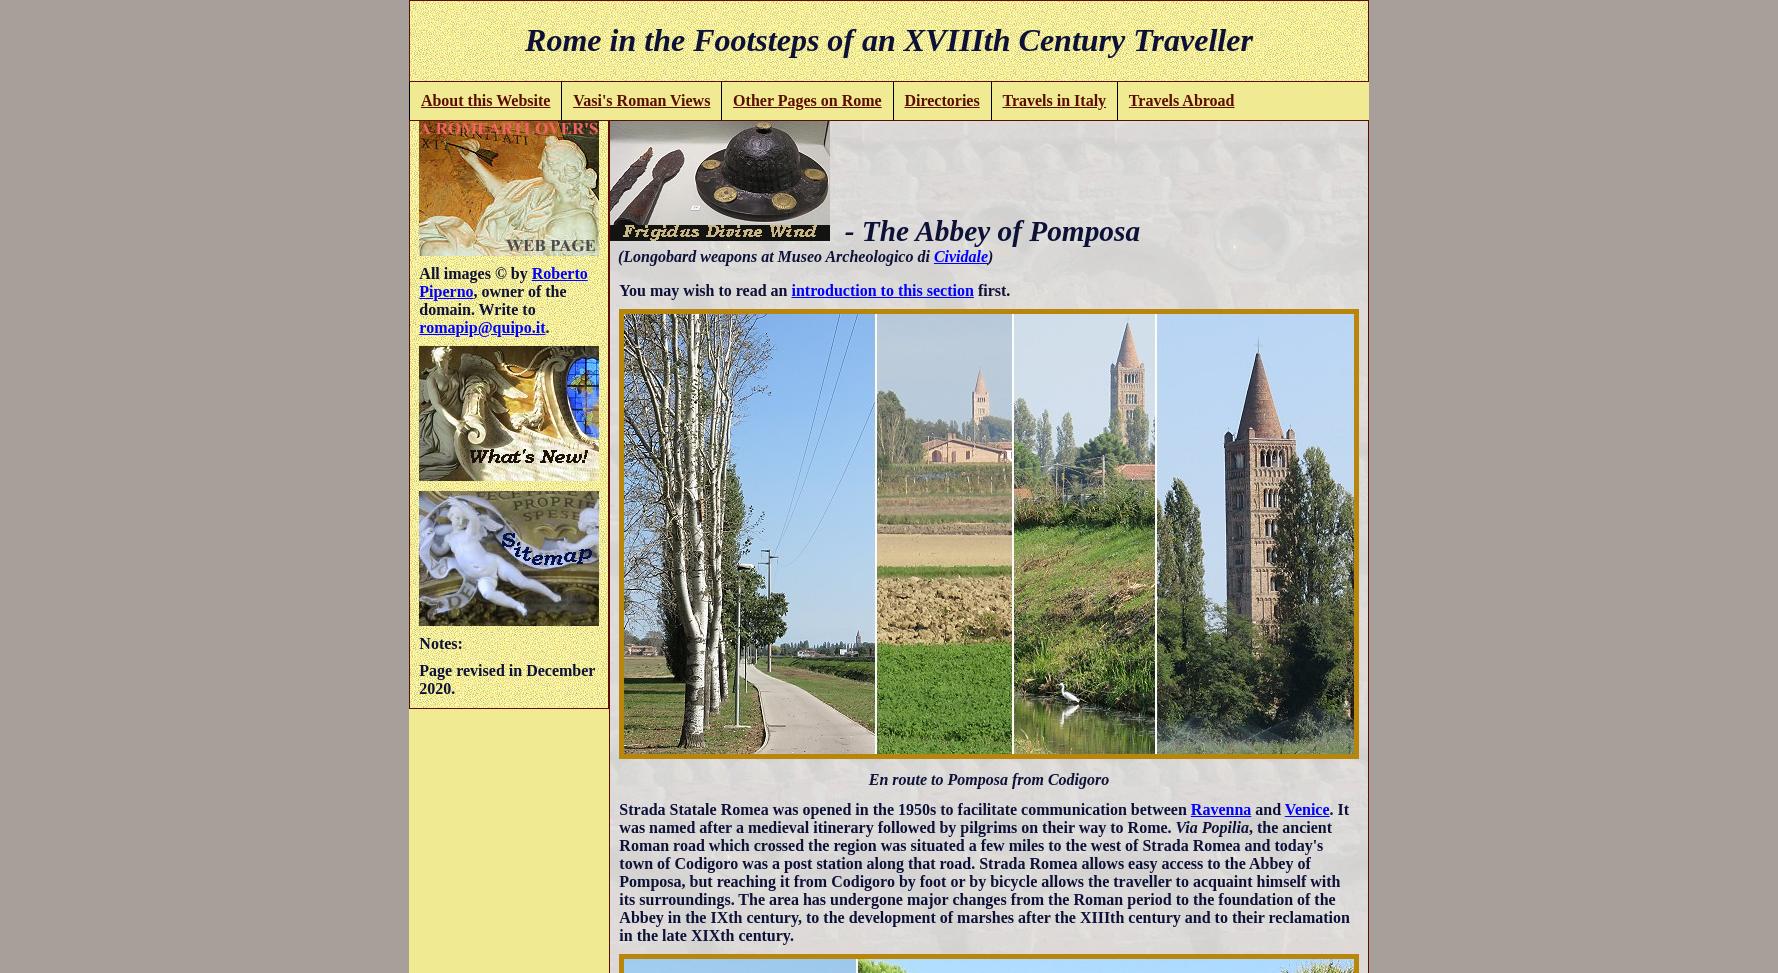  I want to click on ', owner of the domain.  
Write to', so click(491, 299).